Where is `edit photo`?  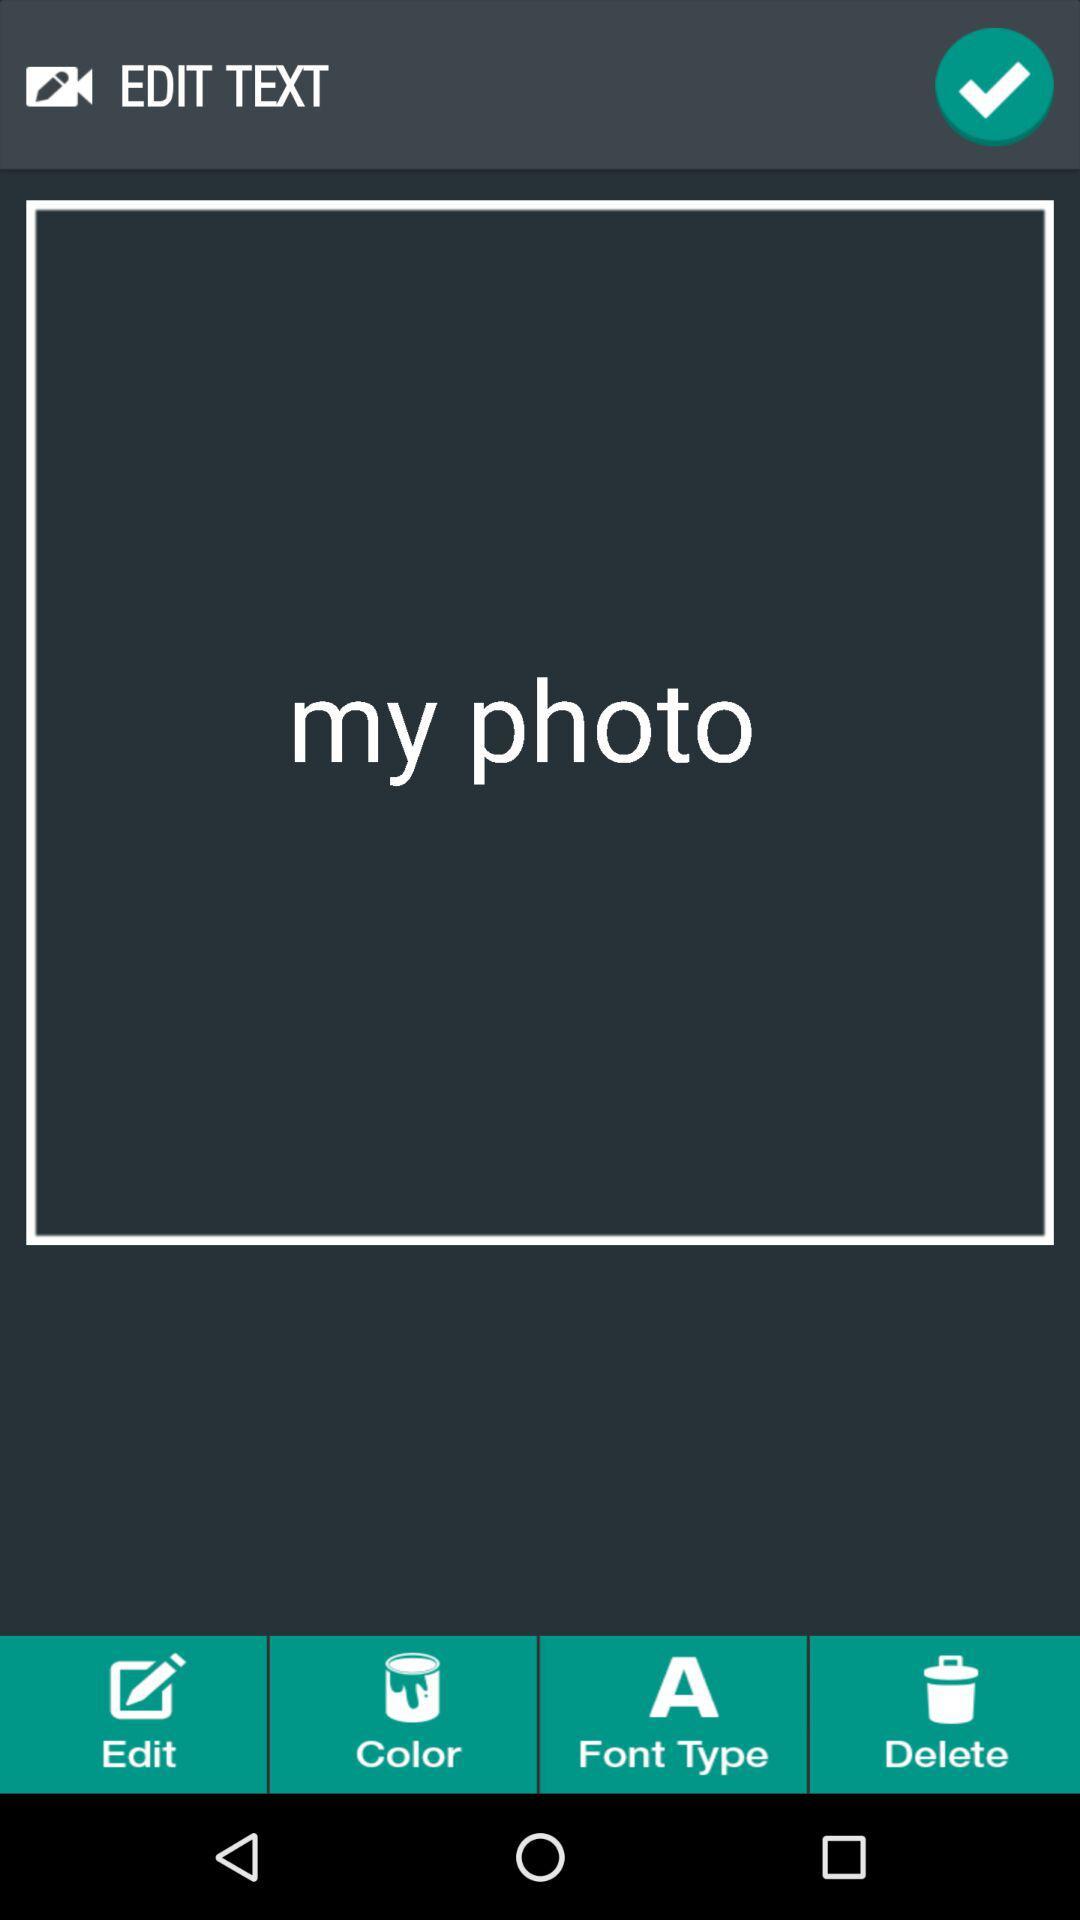
edit photo is located at coordinates (135, 1713).